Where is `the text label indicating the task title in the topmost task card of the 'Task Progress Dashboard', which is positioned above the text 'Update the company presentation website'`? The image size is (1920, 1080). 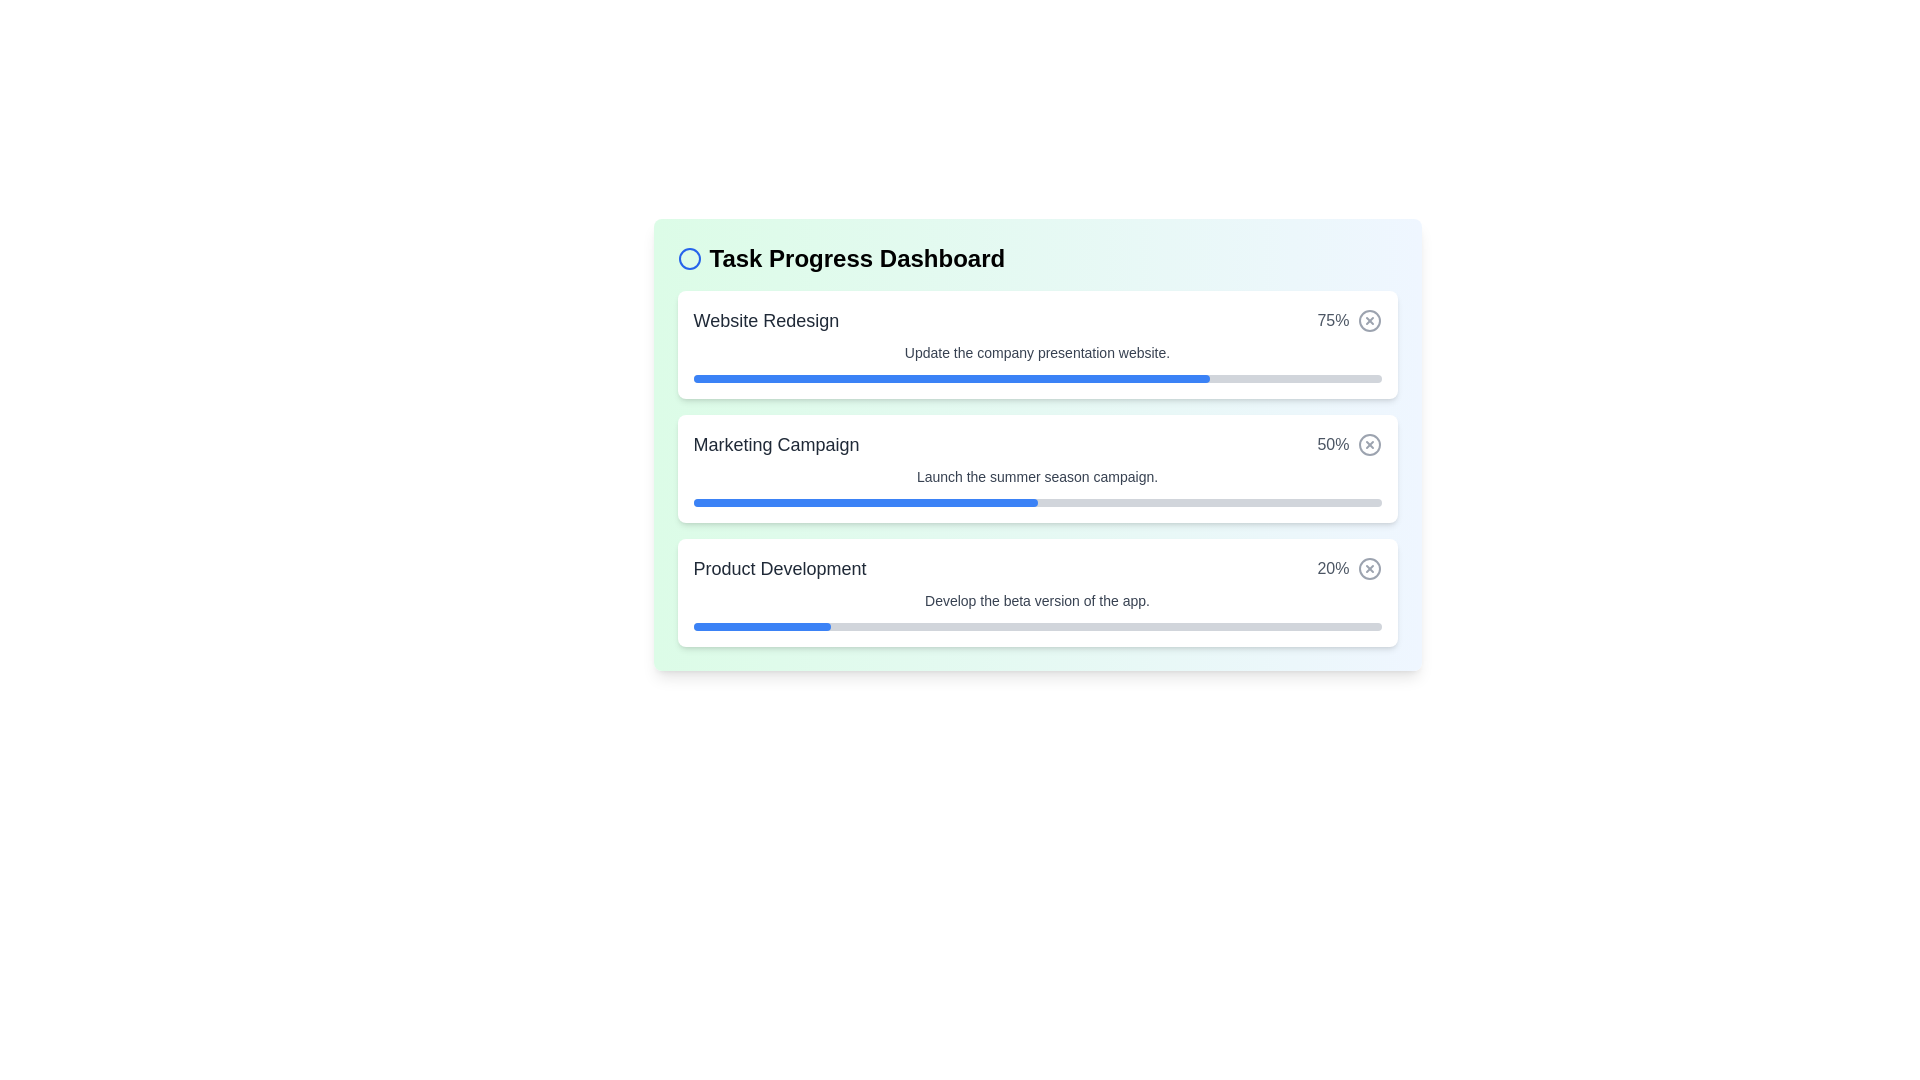
the text label indicating the task title in the topmost task card of the 'Task Progress Dashboard', which is positioned above the text 'Update the company presentation website' is located at coordinates (765, 319).